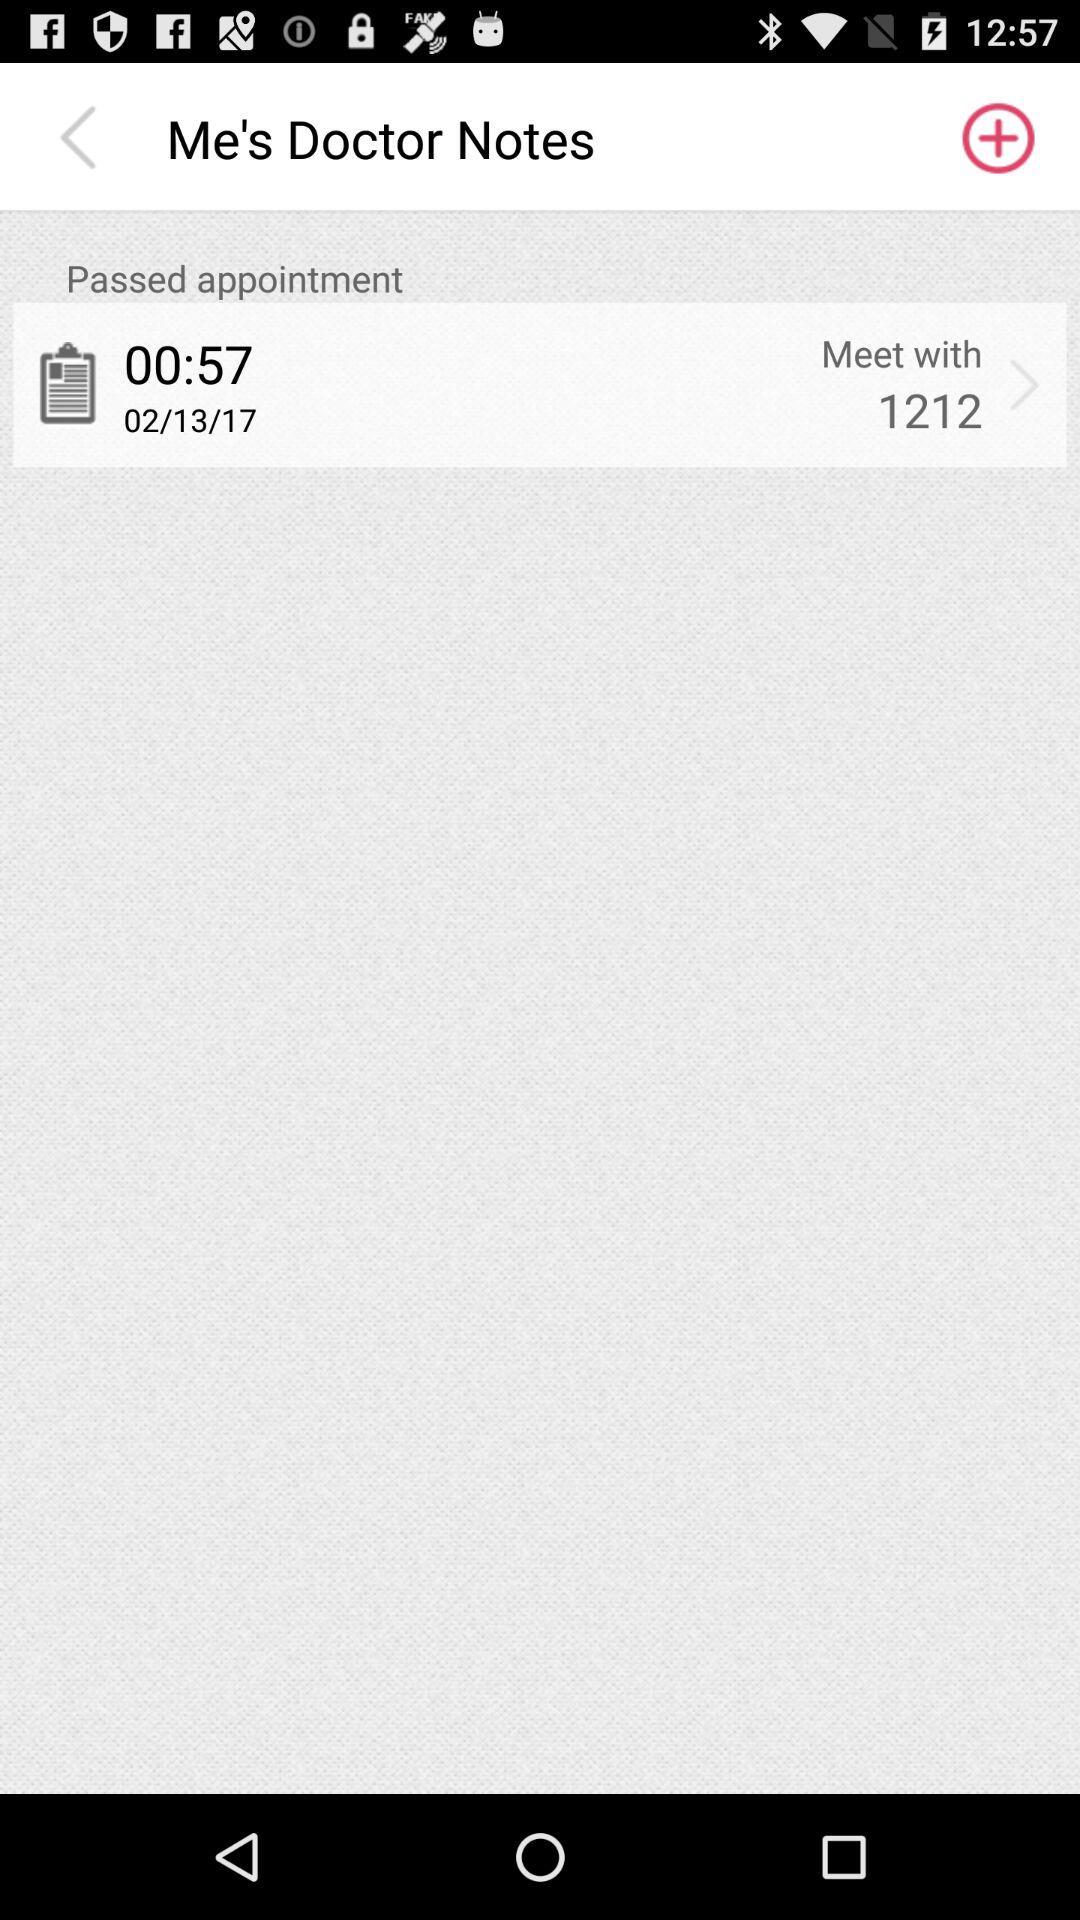  What do you see at coordinates (188, 363) in the screenshot?
I see `the app to the left of meet with app` at bounding box center [188, 363].